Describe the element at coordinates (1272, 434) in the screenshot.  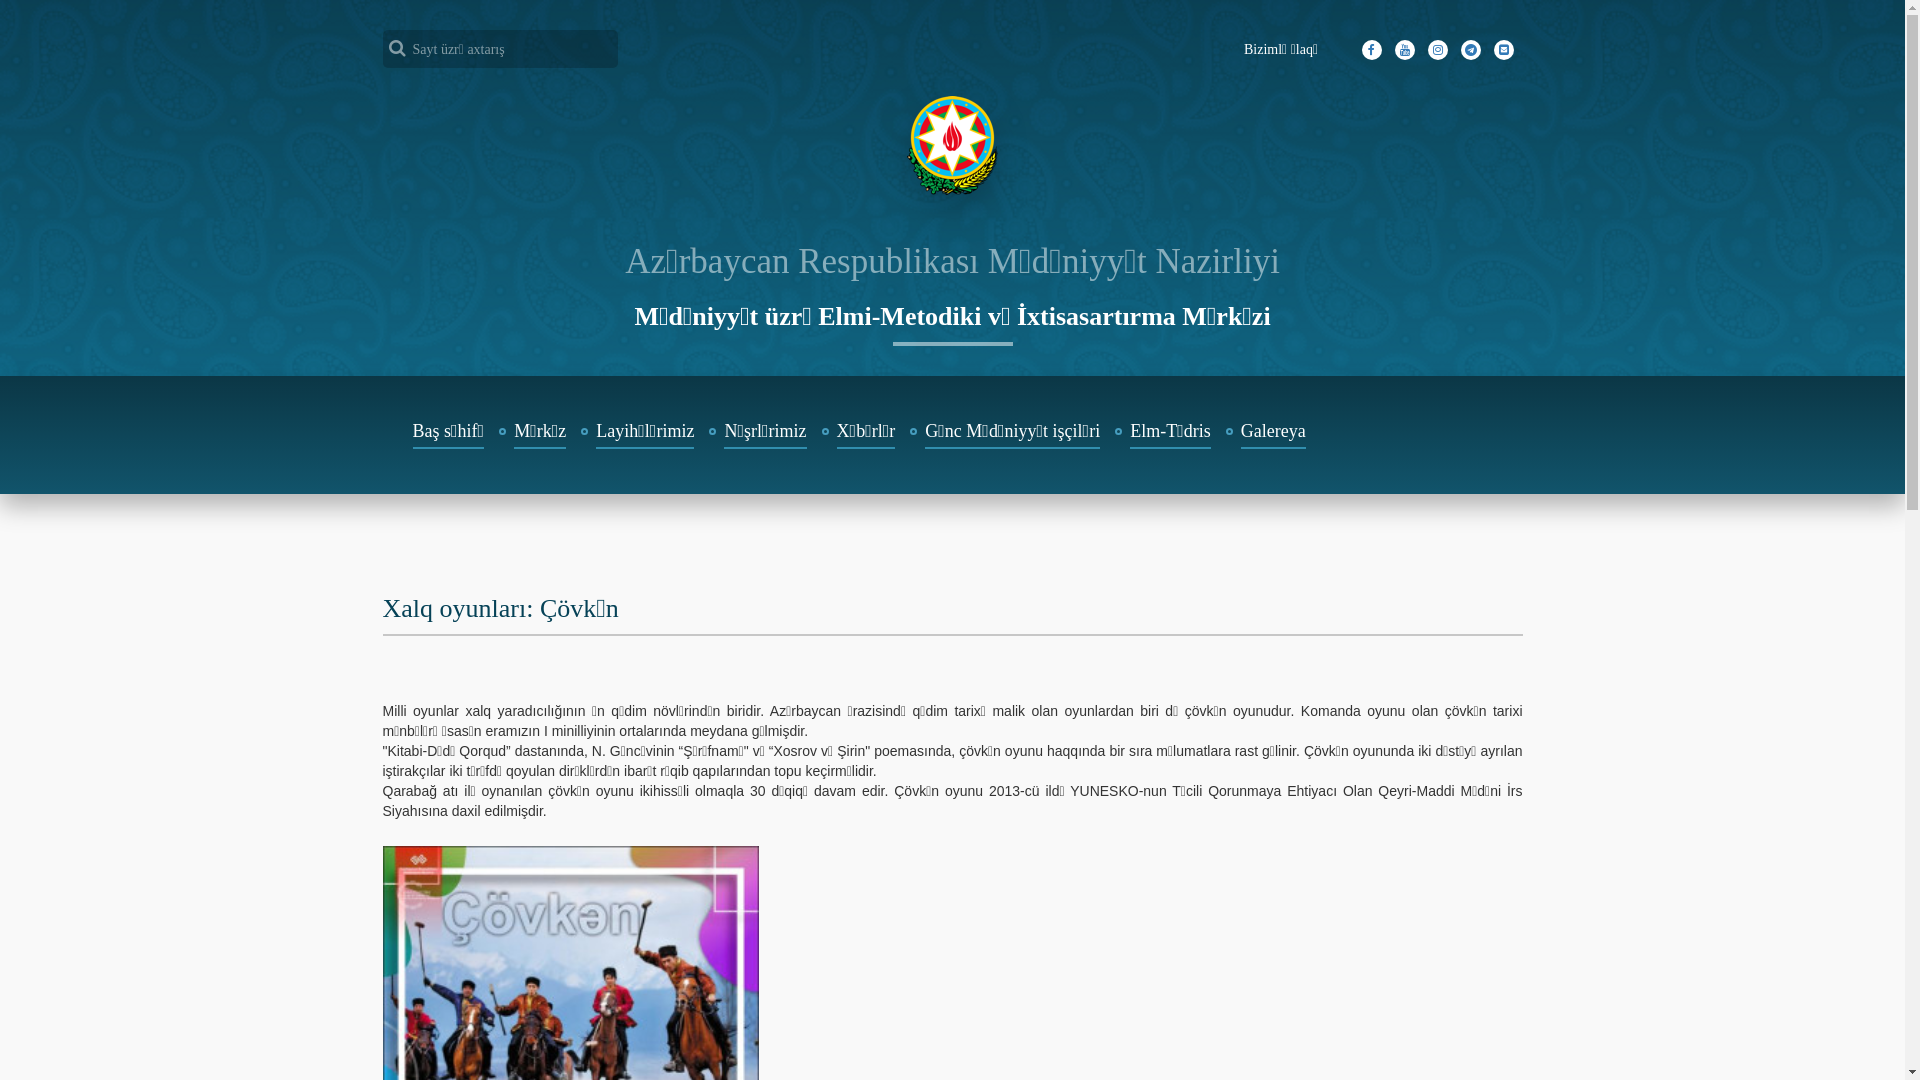
I see `'Galereya'` at that location.